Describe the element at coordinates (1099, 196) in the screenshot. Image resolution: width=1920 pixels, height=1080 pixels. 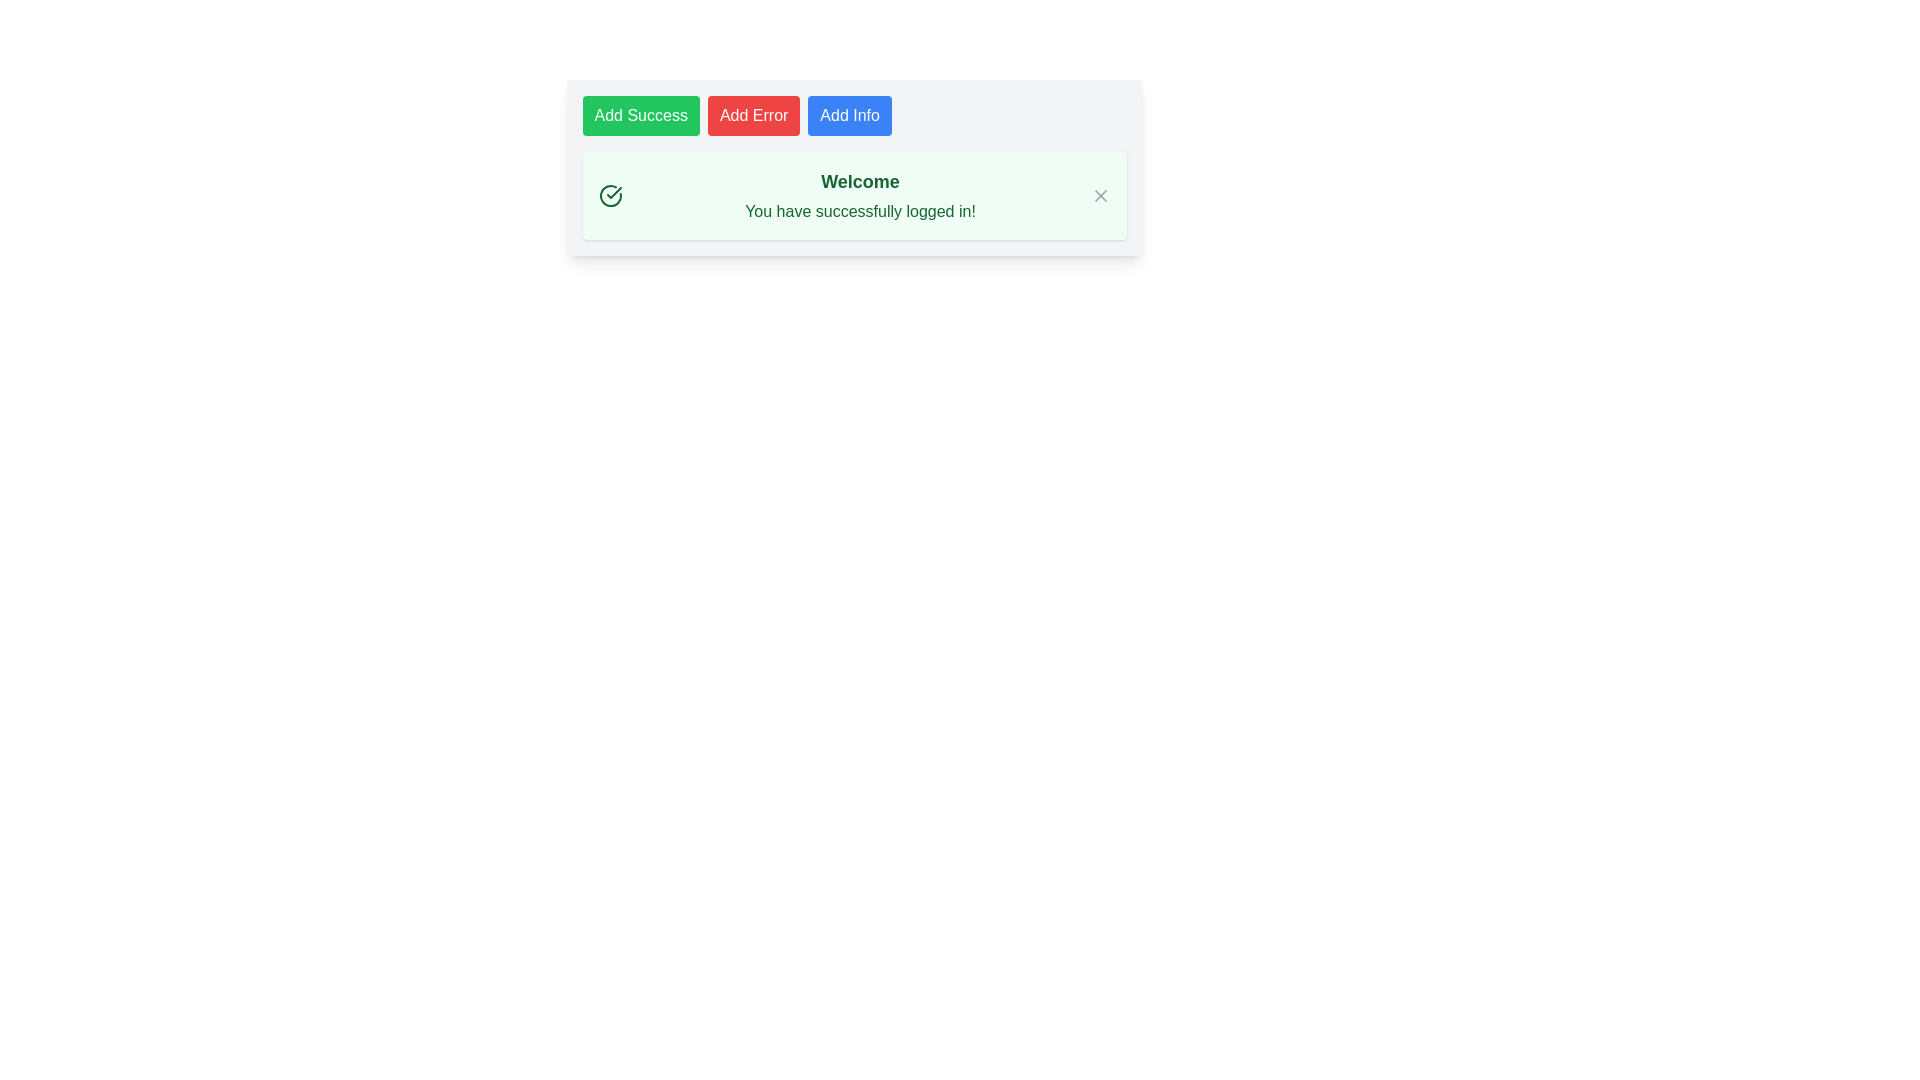
I see `the dismiss button located at the far-right side of the green notification box` at that location.